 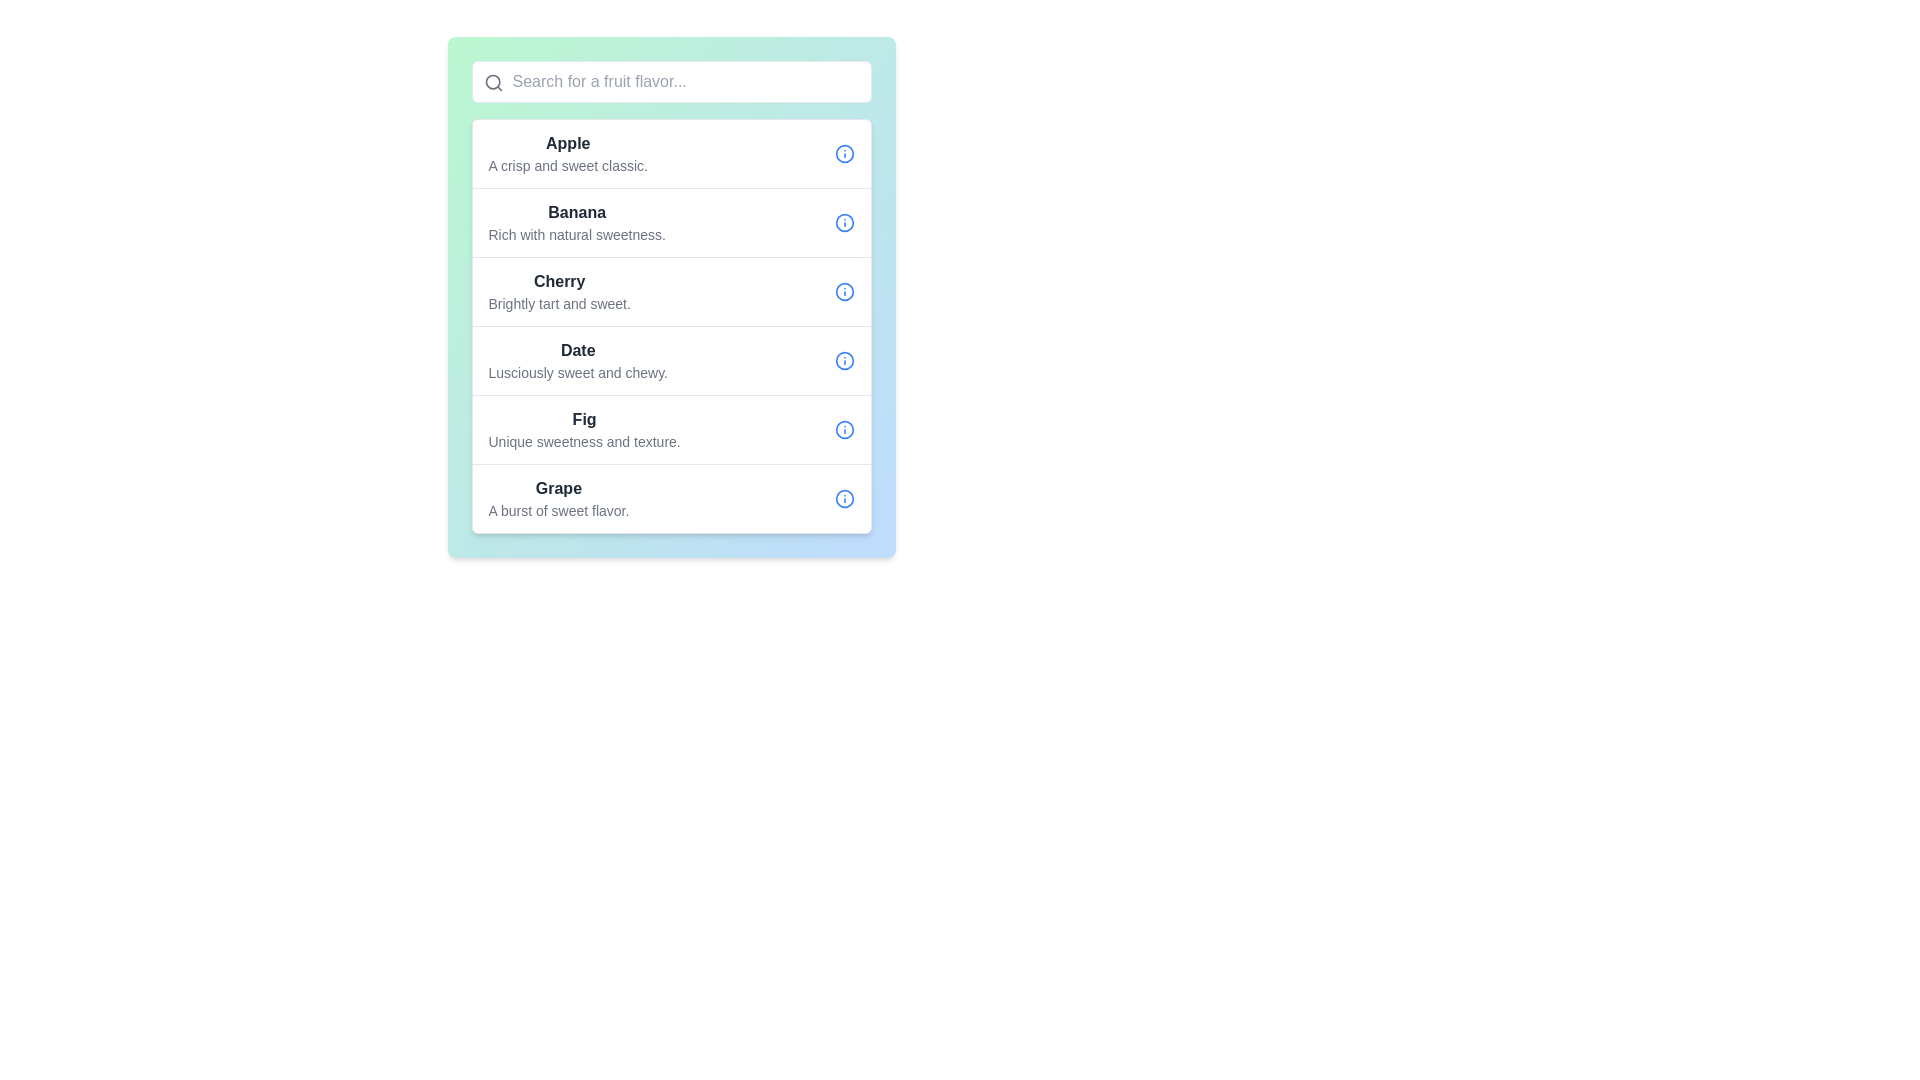 What do you see at coordinates (559, 281) in the screenshot?
I see `the 'Cherry' text label, which is the third entry` at bounding box center [559, 281].